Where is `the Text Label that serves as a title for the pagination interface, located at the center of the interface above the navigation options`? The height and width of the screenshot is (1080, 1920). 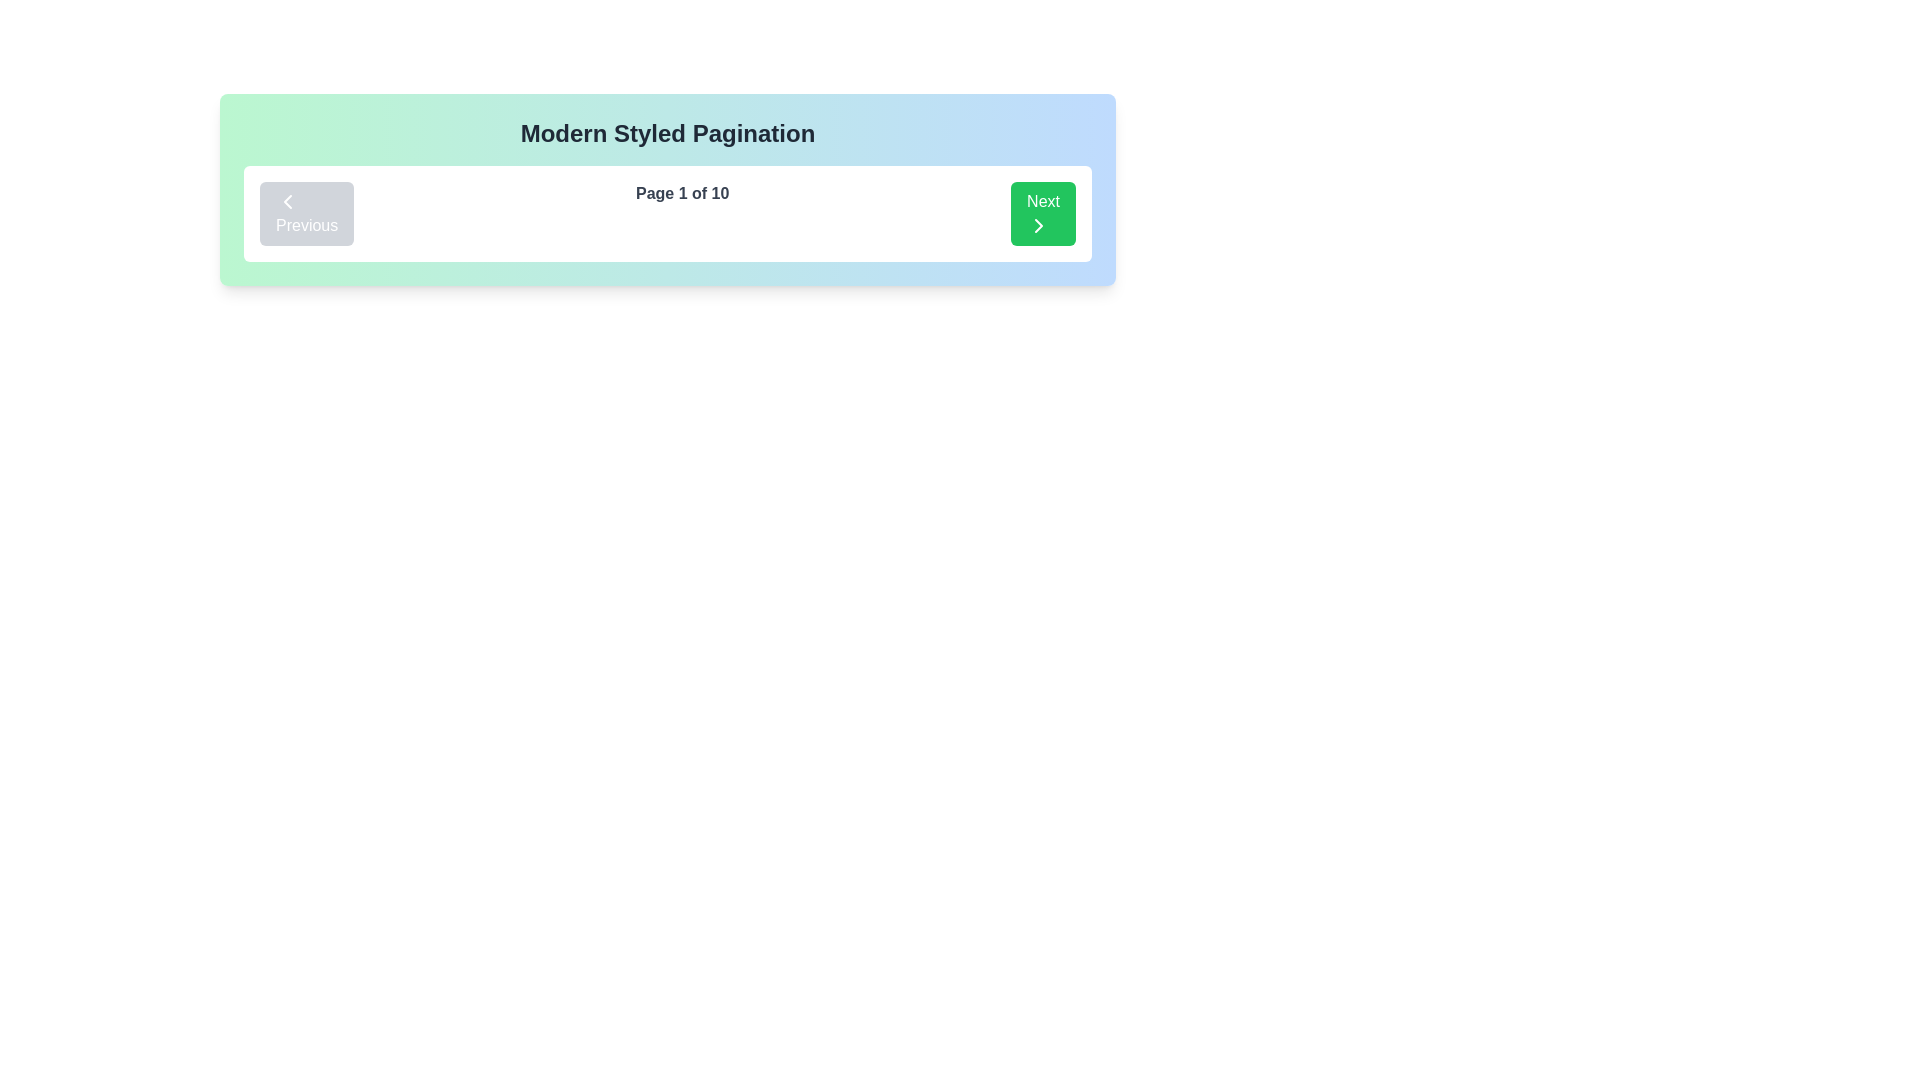
the Text Label that serves as a title for the pagination interface, located at the center of the interface above the navigation options is located at coordinates (667, 134).